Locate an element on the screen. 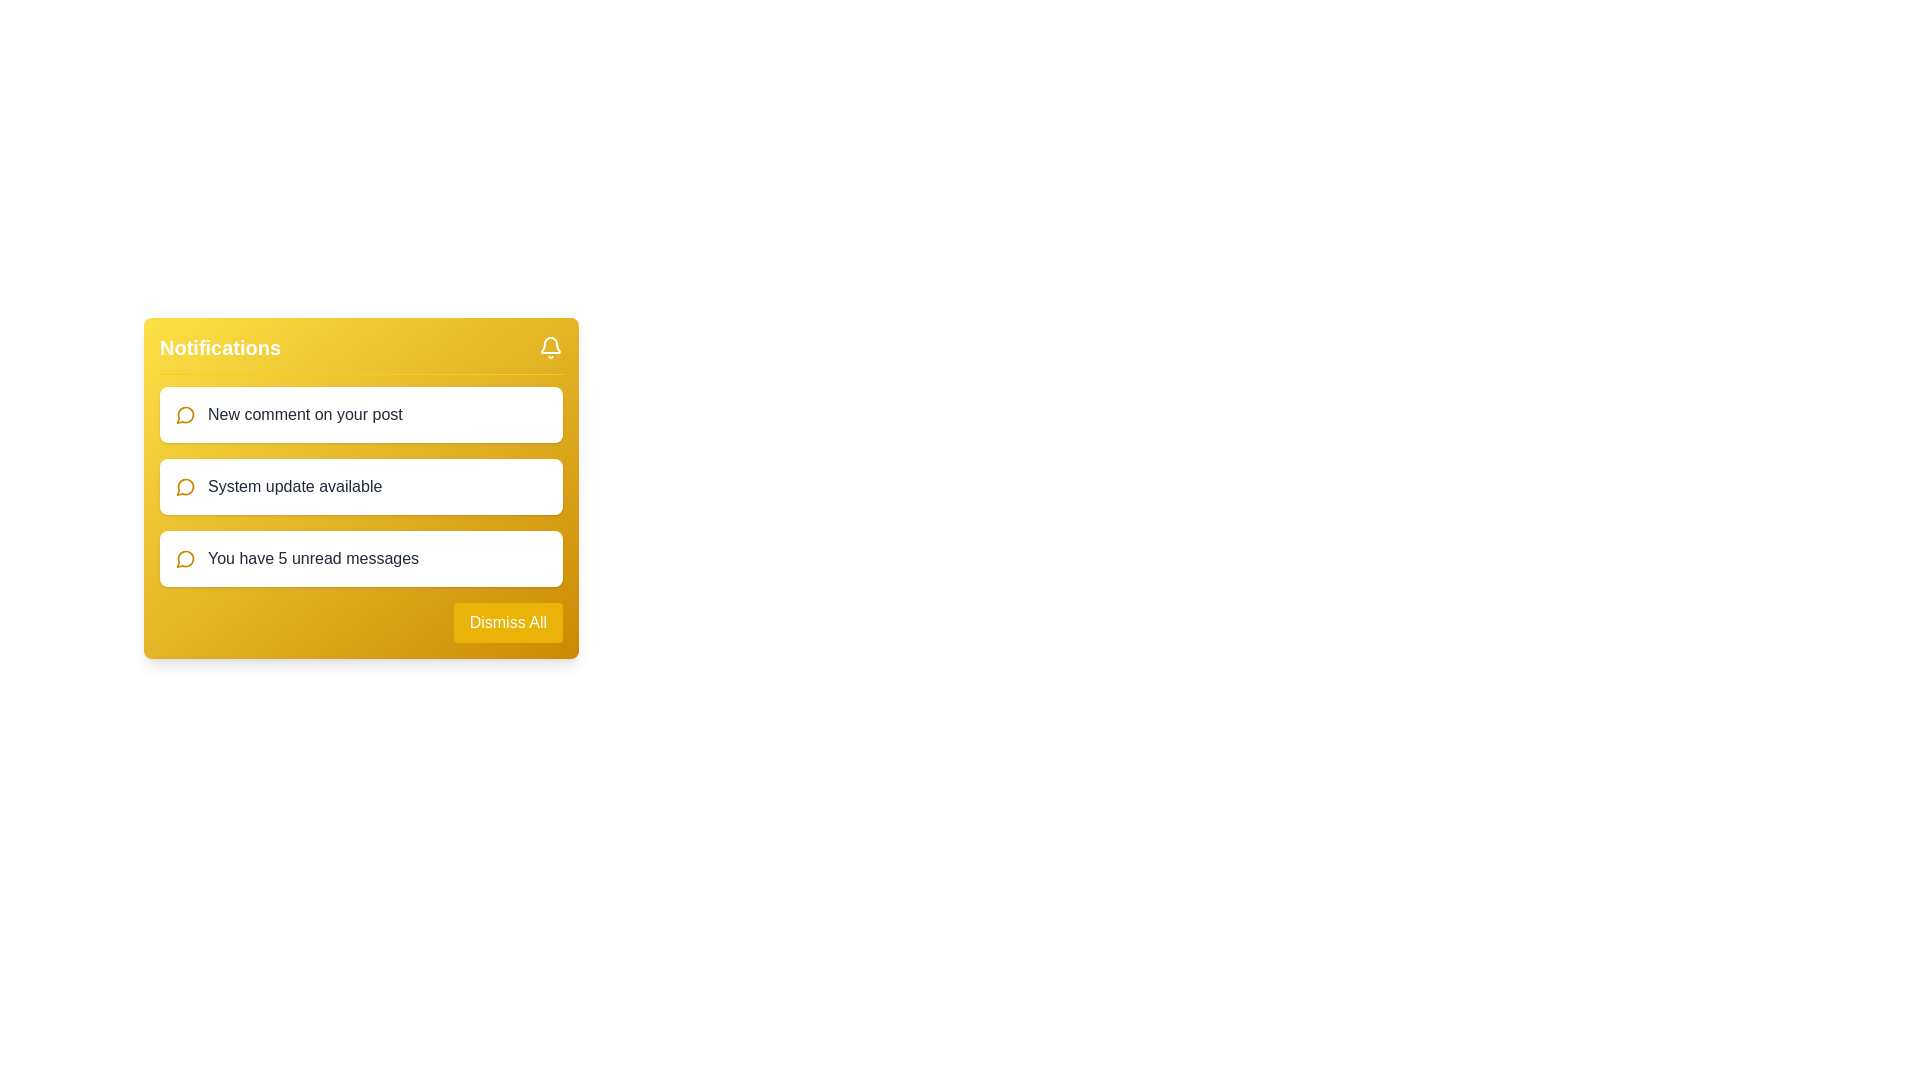 The height and width of the screenshot is (1080, 1920). the third notification message in the yellow panel that indicates unread messages, positioned between 'System update available' and 'Dismiss All' is located at coordinates (361, 559).